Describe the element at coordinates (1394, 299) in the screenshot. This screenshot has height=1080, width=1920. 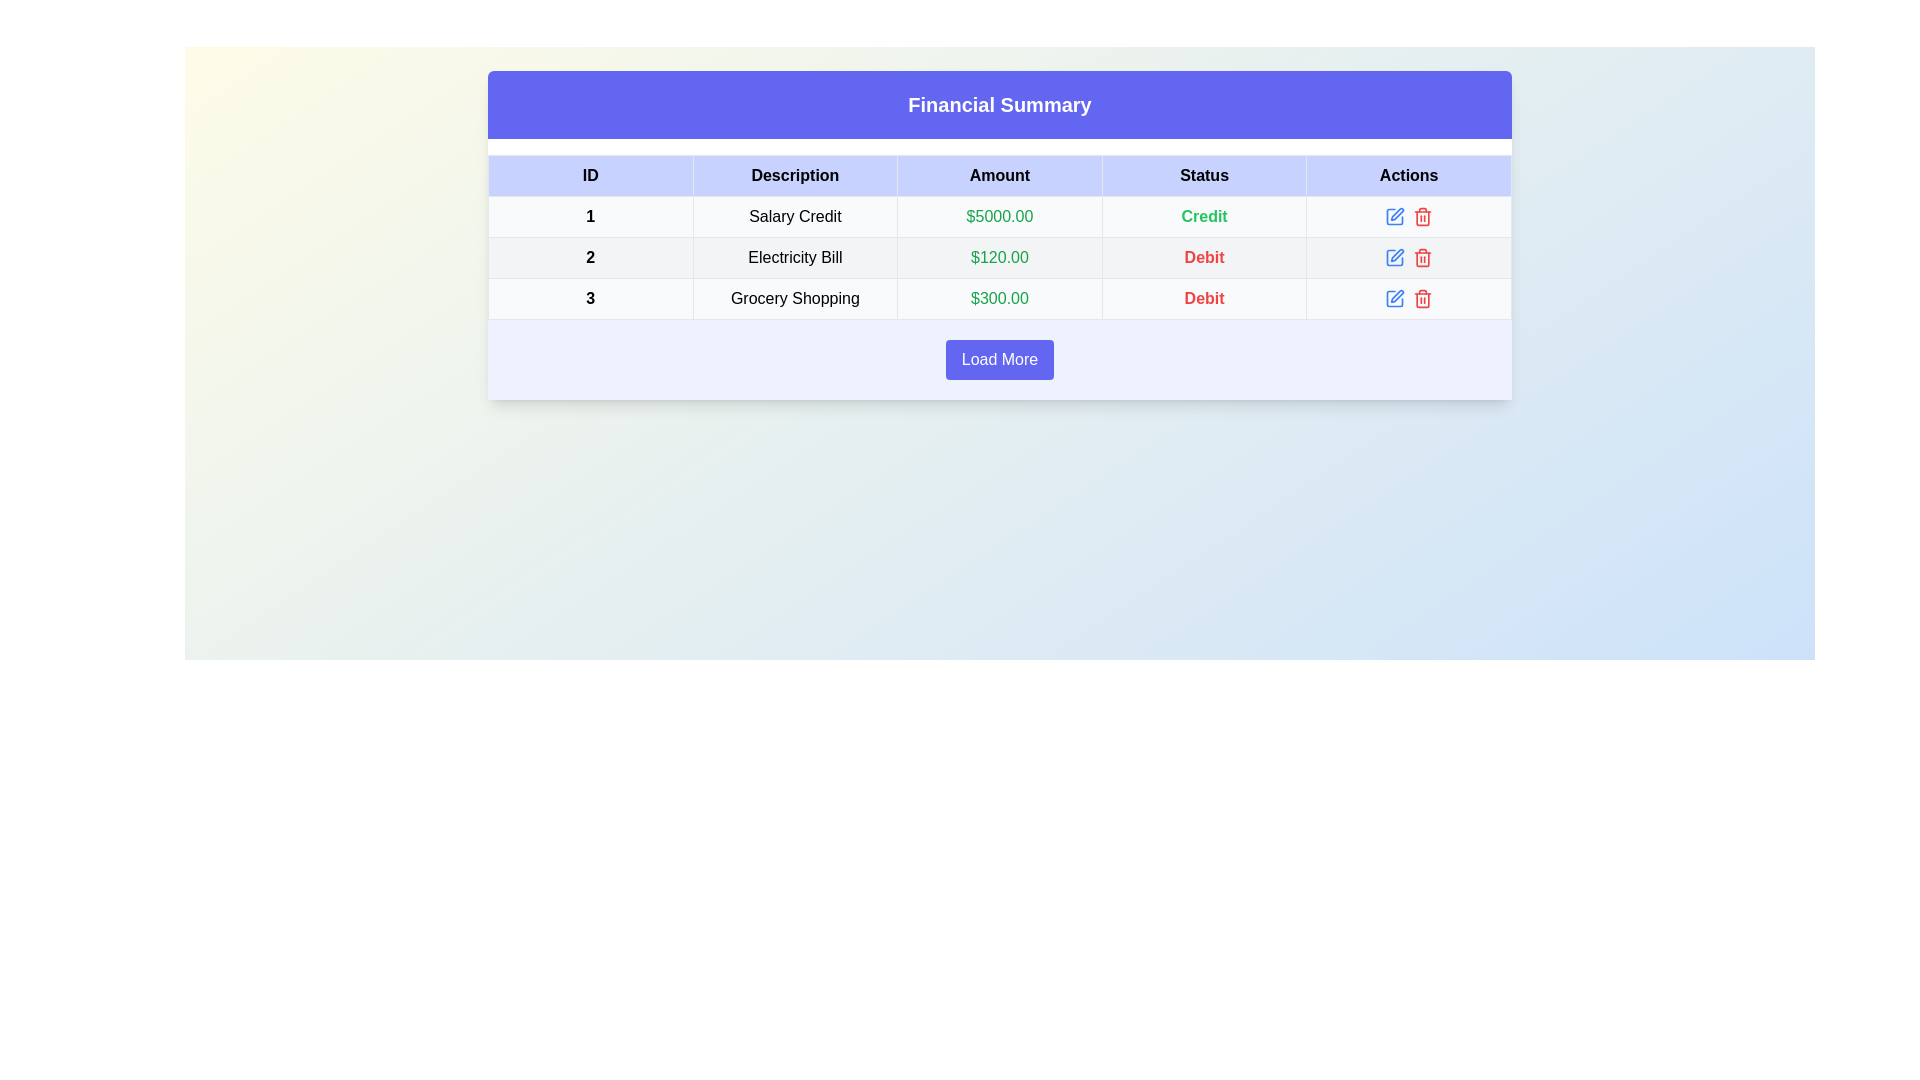
I see `the edit icon located next to the trash bin icon in the 'Actions' column of the third row of the data table` at that location.